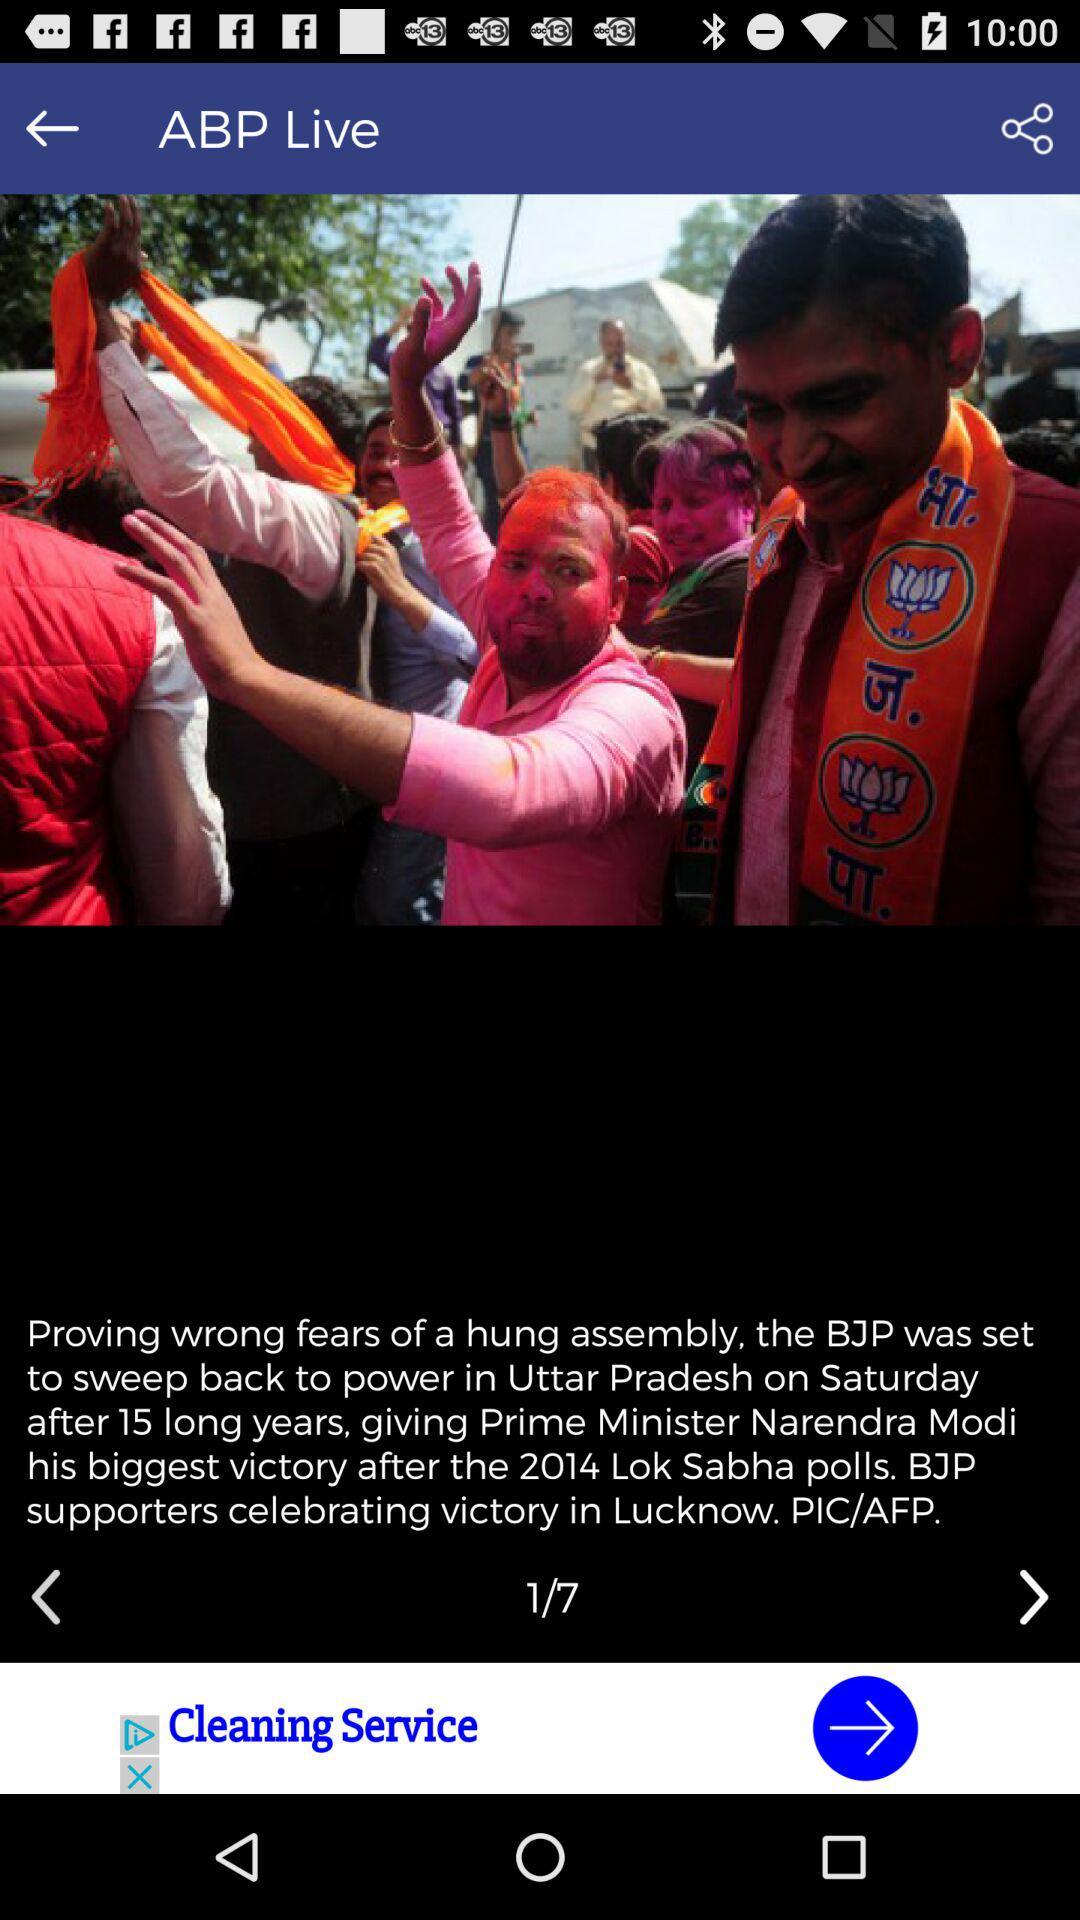 This screenshot has height=1920, width=1080. What do you see at coordinates (1033, 1596) in the screenshot?
I see `next page` at bounding box center [1033, 1596].